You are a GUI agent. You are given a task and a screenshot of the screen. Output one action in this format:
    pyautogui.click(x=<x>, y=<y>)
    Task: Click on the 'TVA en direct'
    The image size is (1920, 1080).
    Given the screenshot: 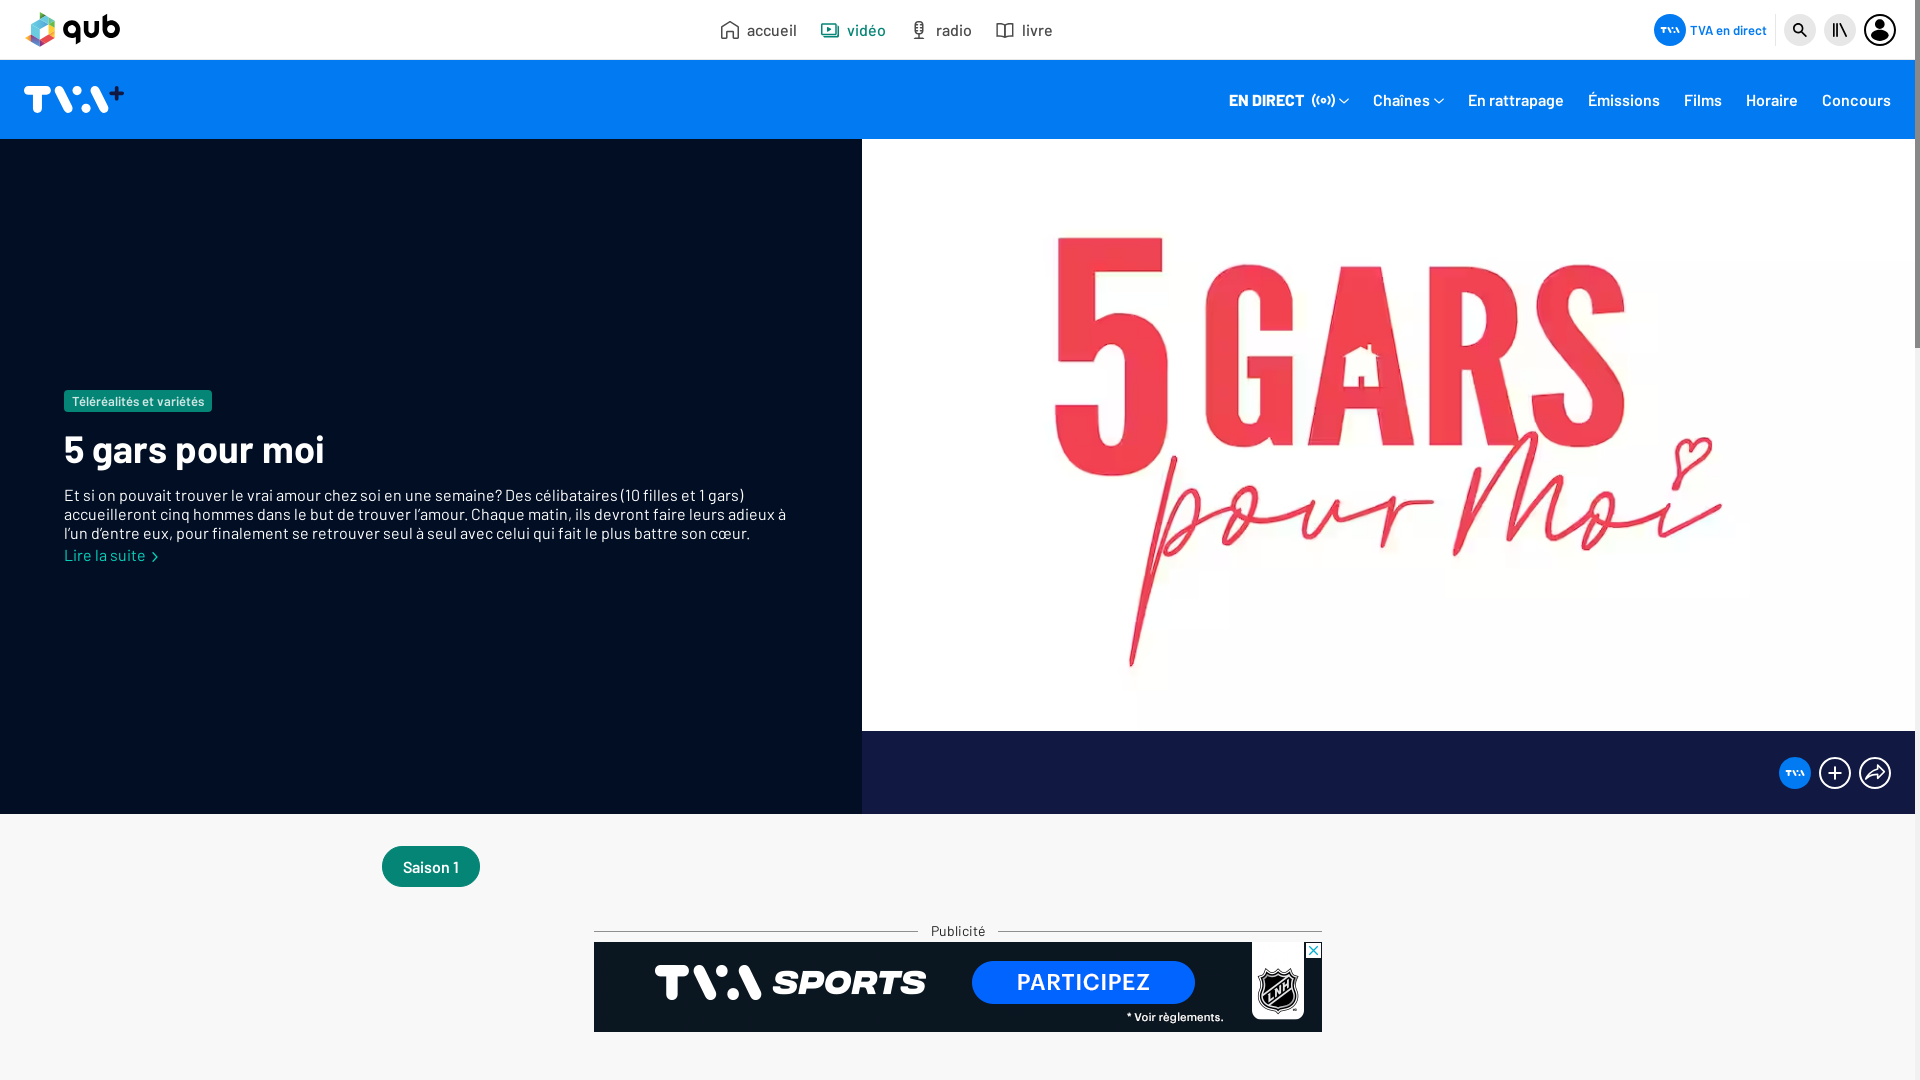 What is the action you would take?
    pyautogui.click(x=1709, y=30)
    